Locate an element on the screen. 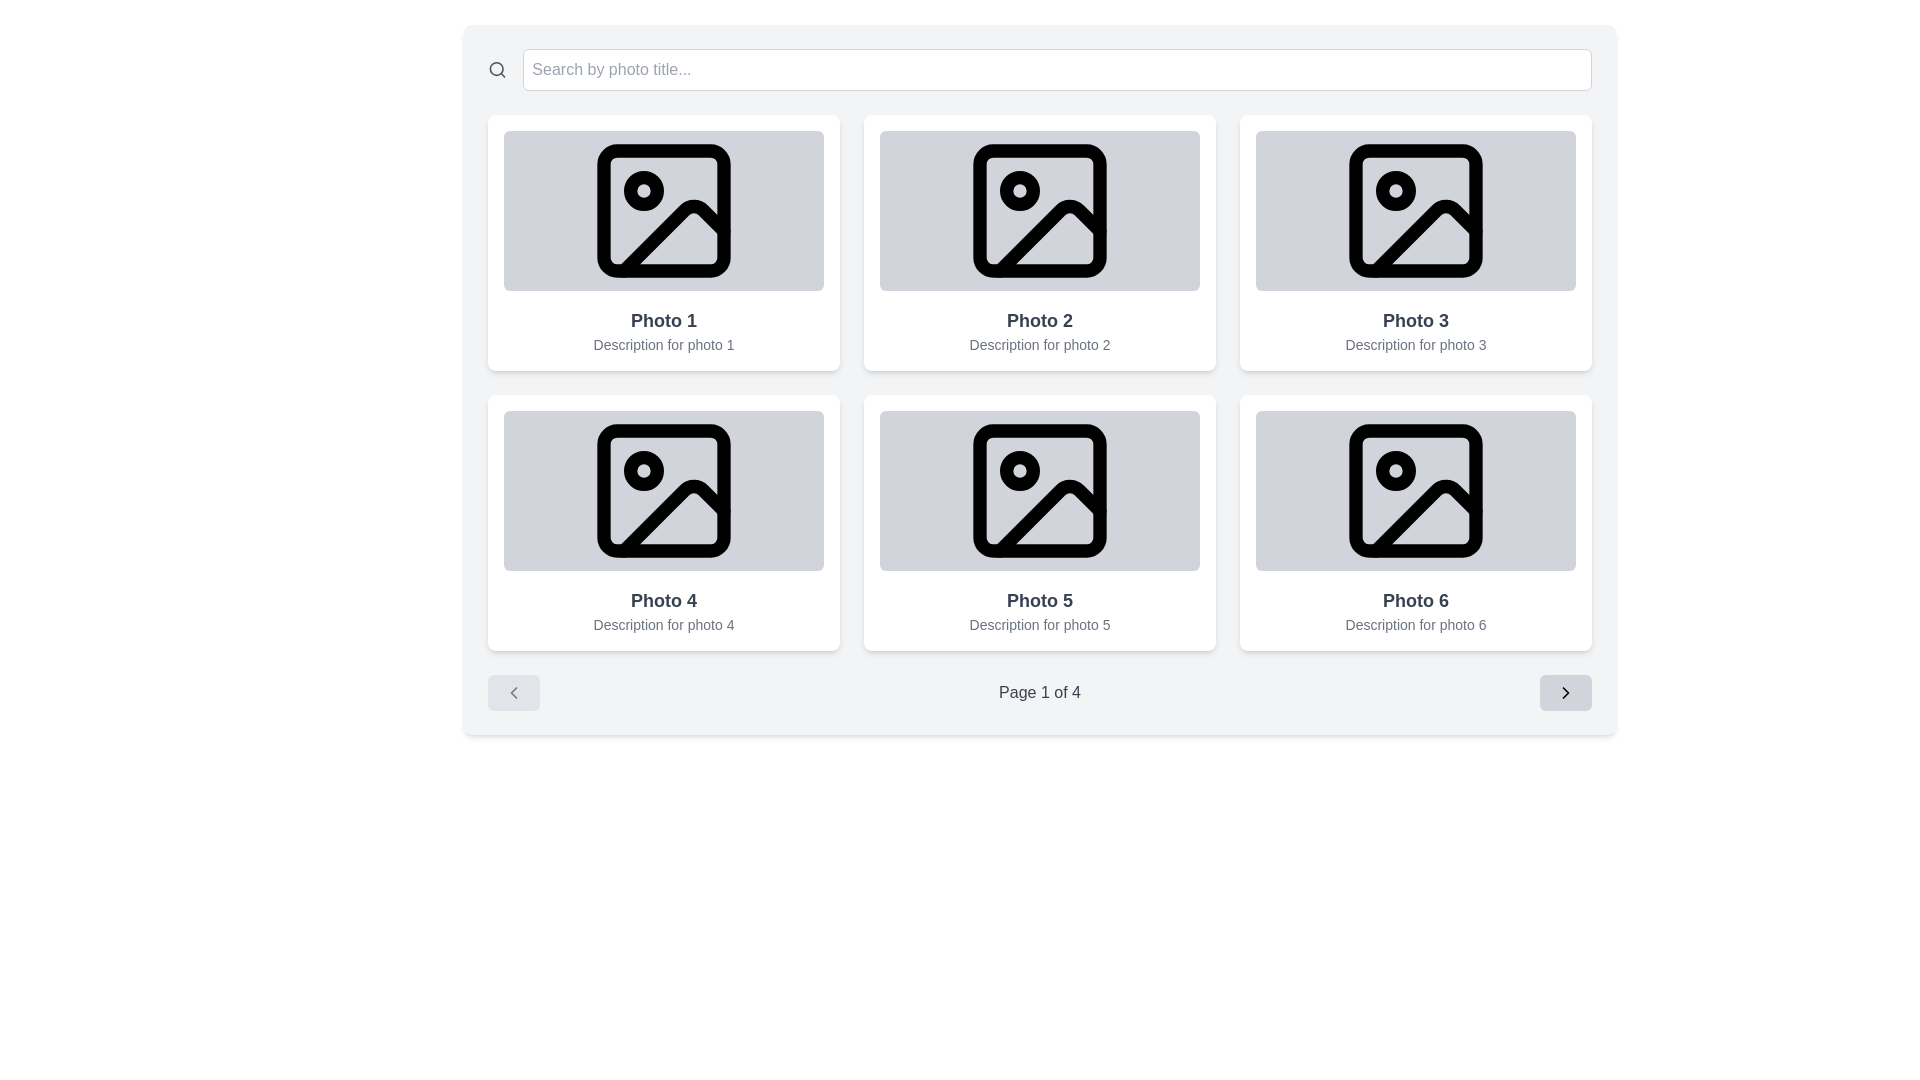  the details of the Card element titled 'Photo 5' which includes the title and description text located in the middle column of the second row of the grid layout is located at coordinates (1040, 522).